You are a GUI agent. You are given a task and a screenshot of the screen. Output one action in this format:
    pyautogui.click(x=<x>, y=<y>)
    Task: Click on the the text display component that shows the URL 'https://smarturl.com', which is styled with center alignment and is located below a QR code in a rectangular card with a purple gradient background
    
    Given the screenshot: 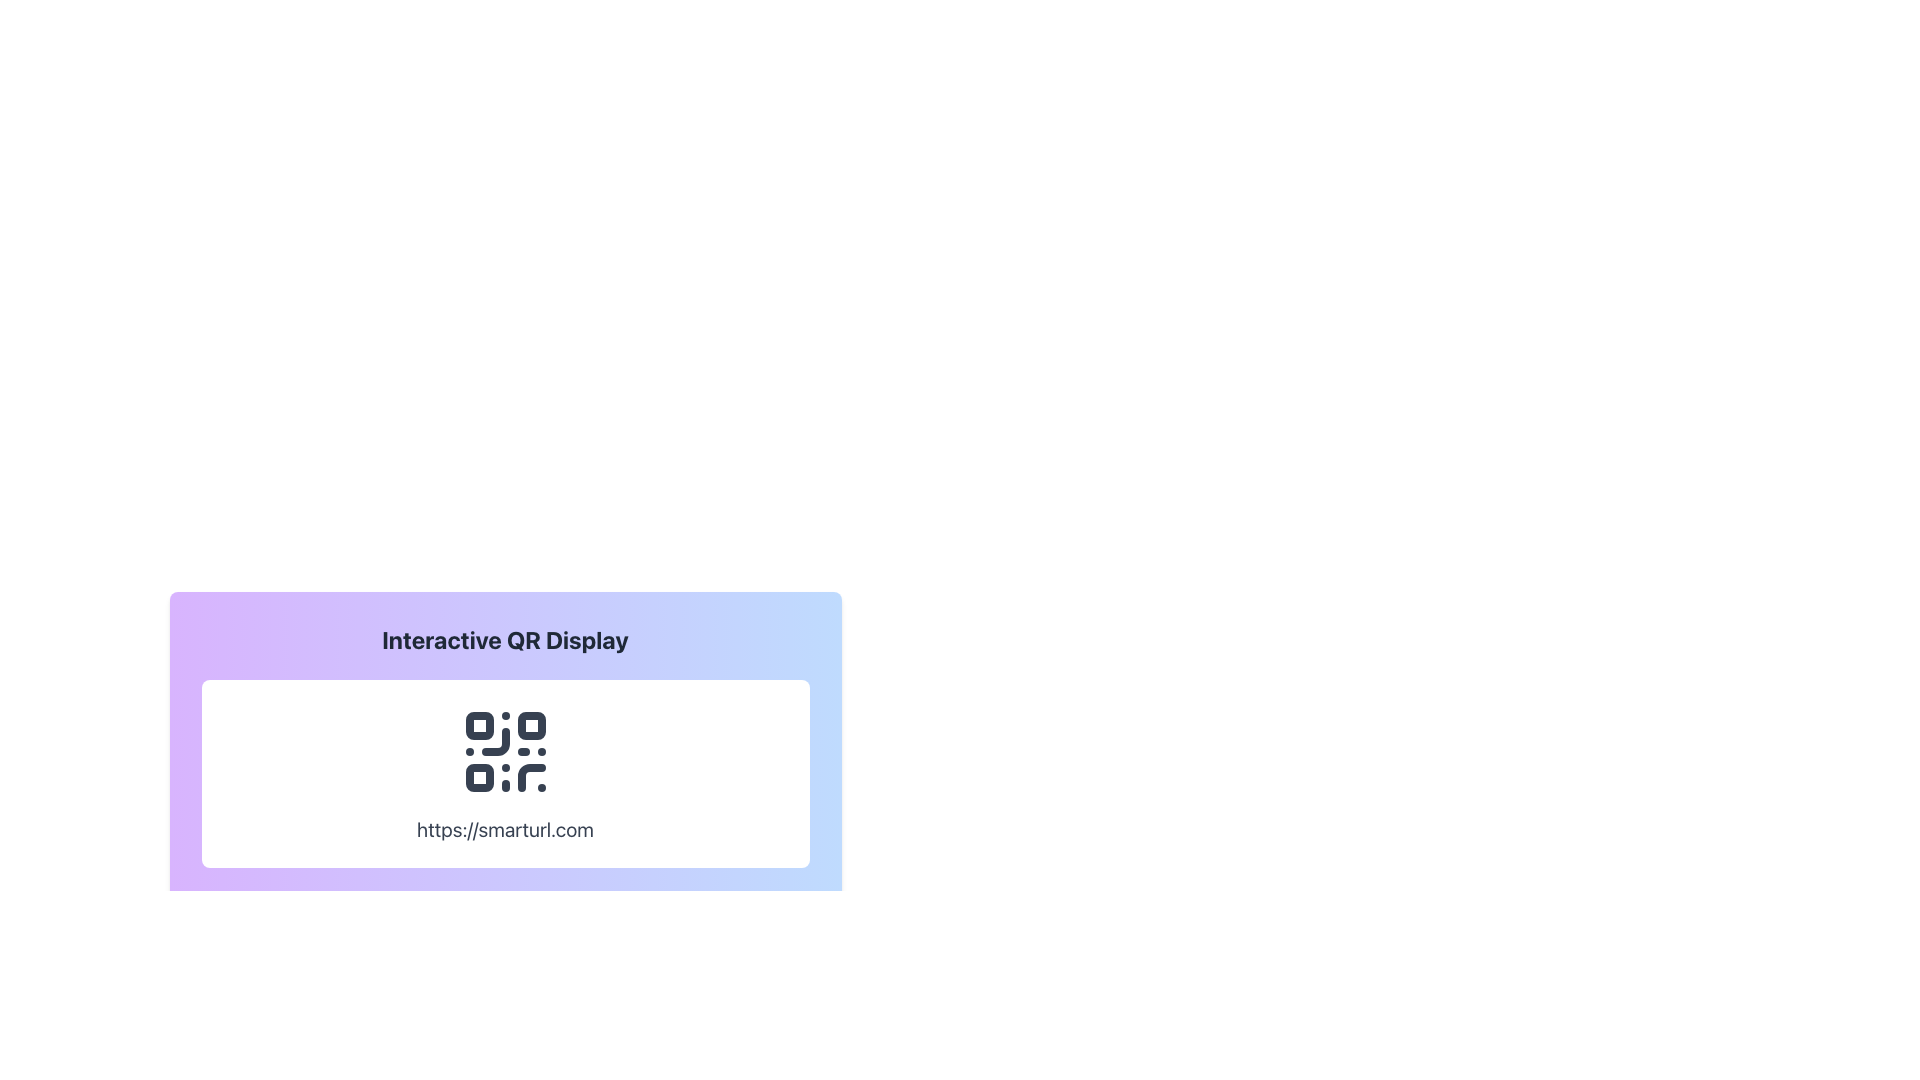 What is the action you would take?
    pyautogui.click(x=505, y=829)
    